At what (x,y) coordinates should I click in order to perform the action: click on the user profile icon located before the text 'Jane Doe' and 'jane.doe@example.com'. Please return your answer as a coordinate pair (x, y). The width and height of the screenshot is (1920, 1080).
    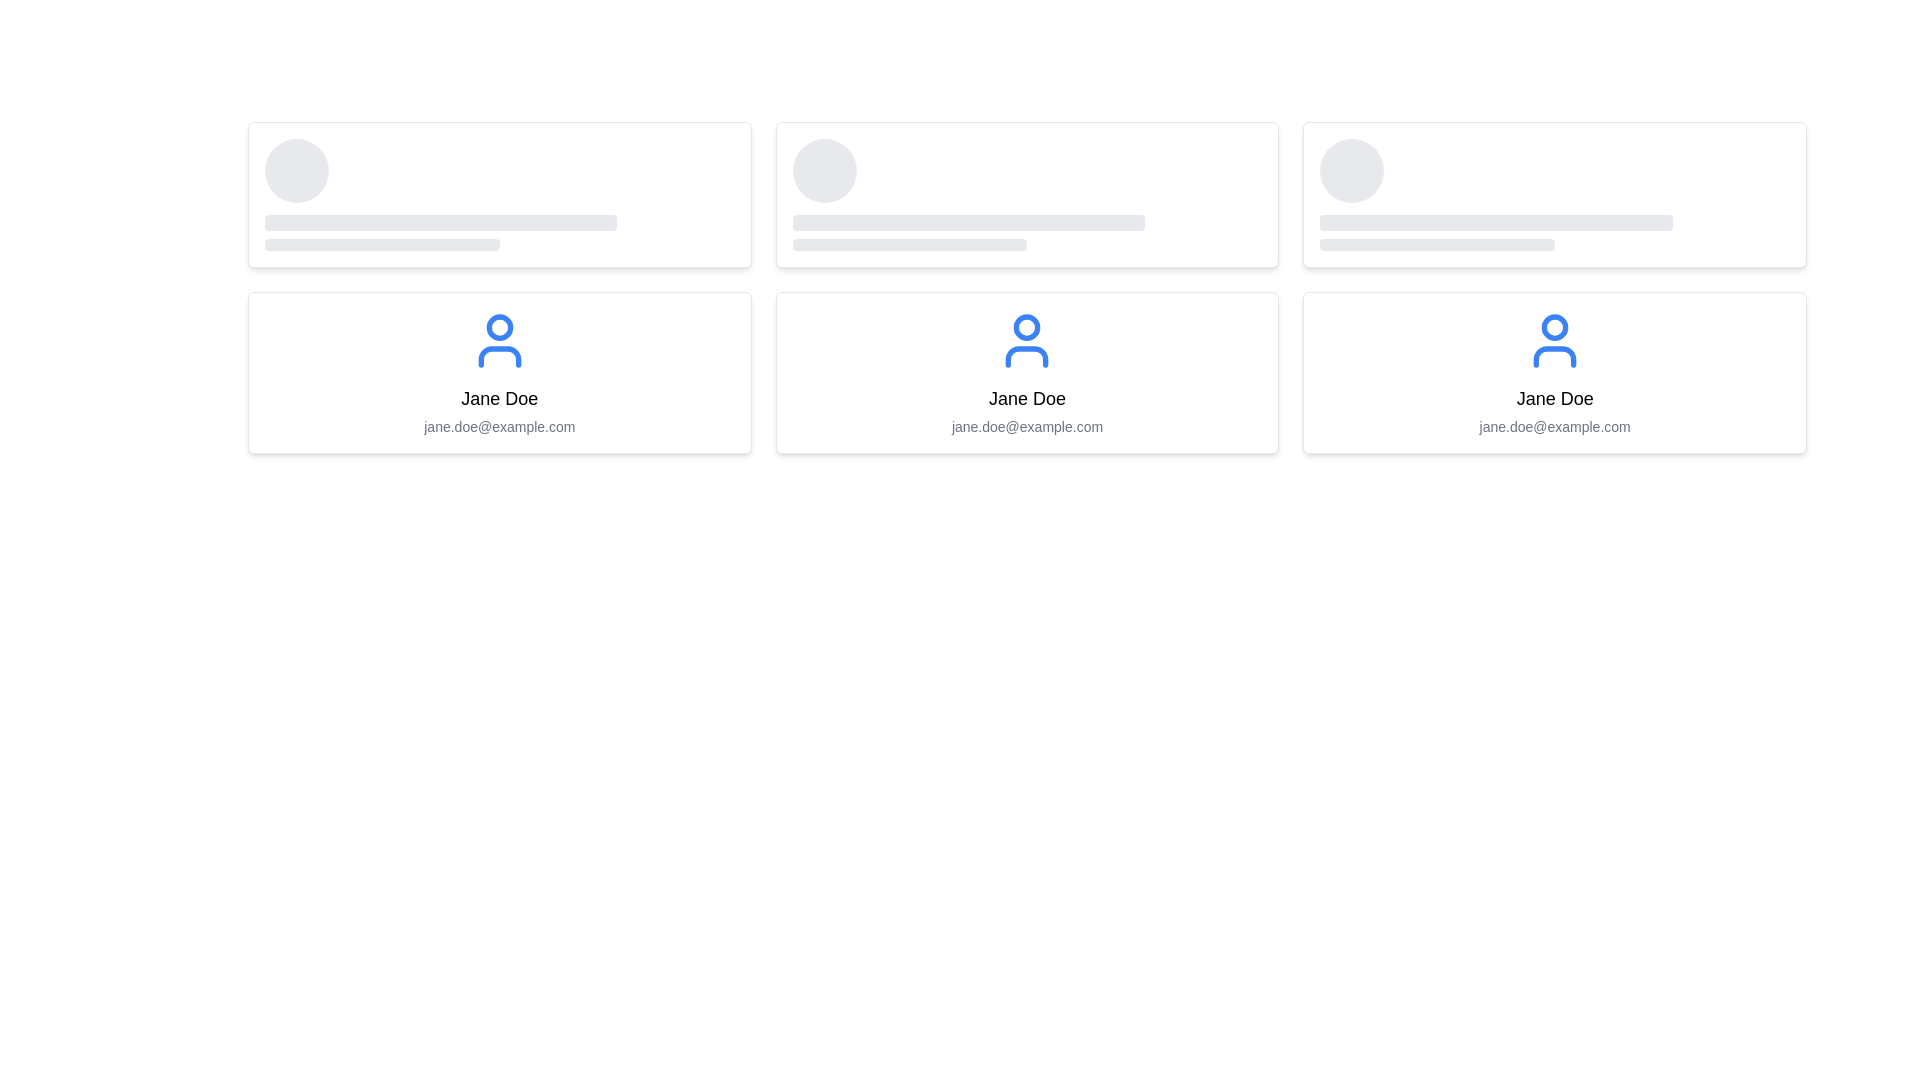
    Looking at the image, I should click on (499, 339).